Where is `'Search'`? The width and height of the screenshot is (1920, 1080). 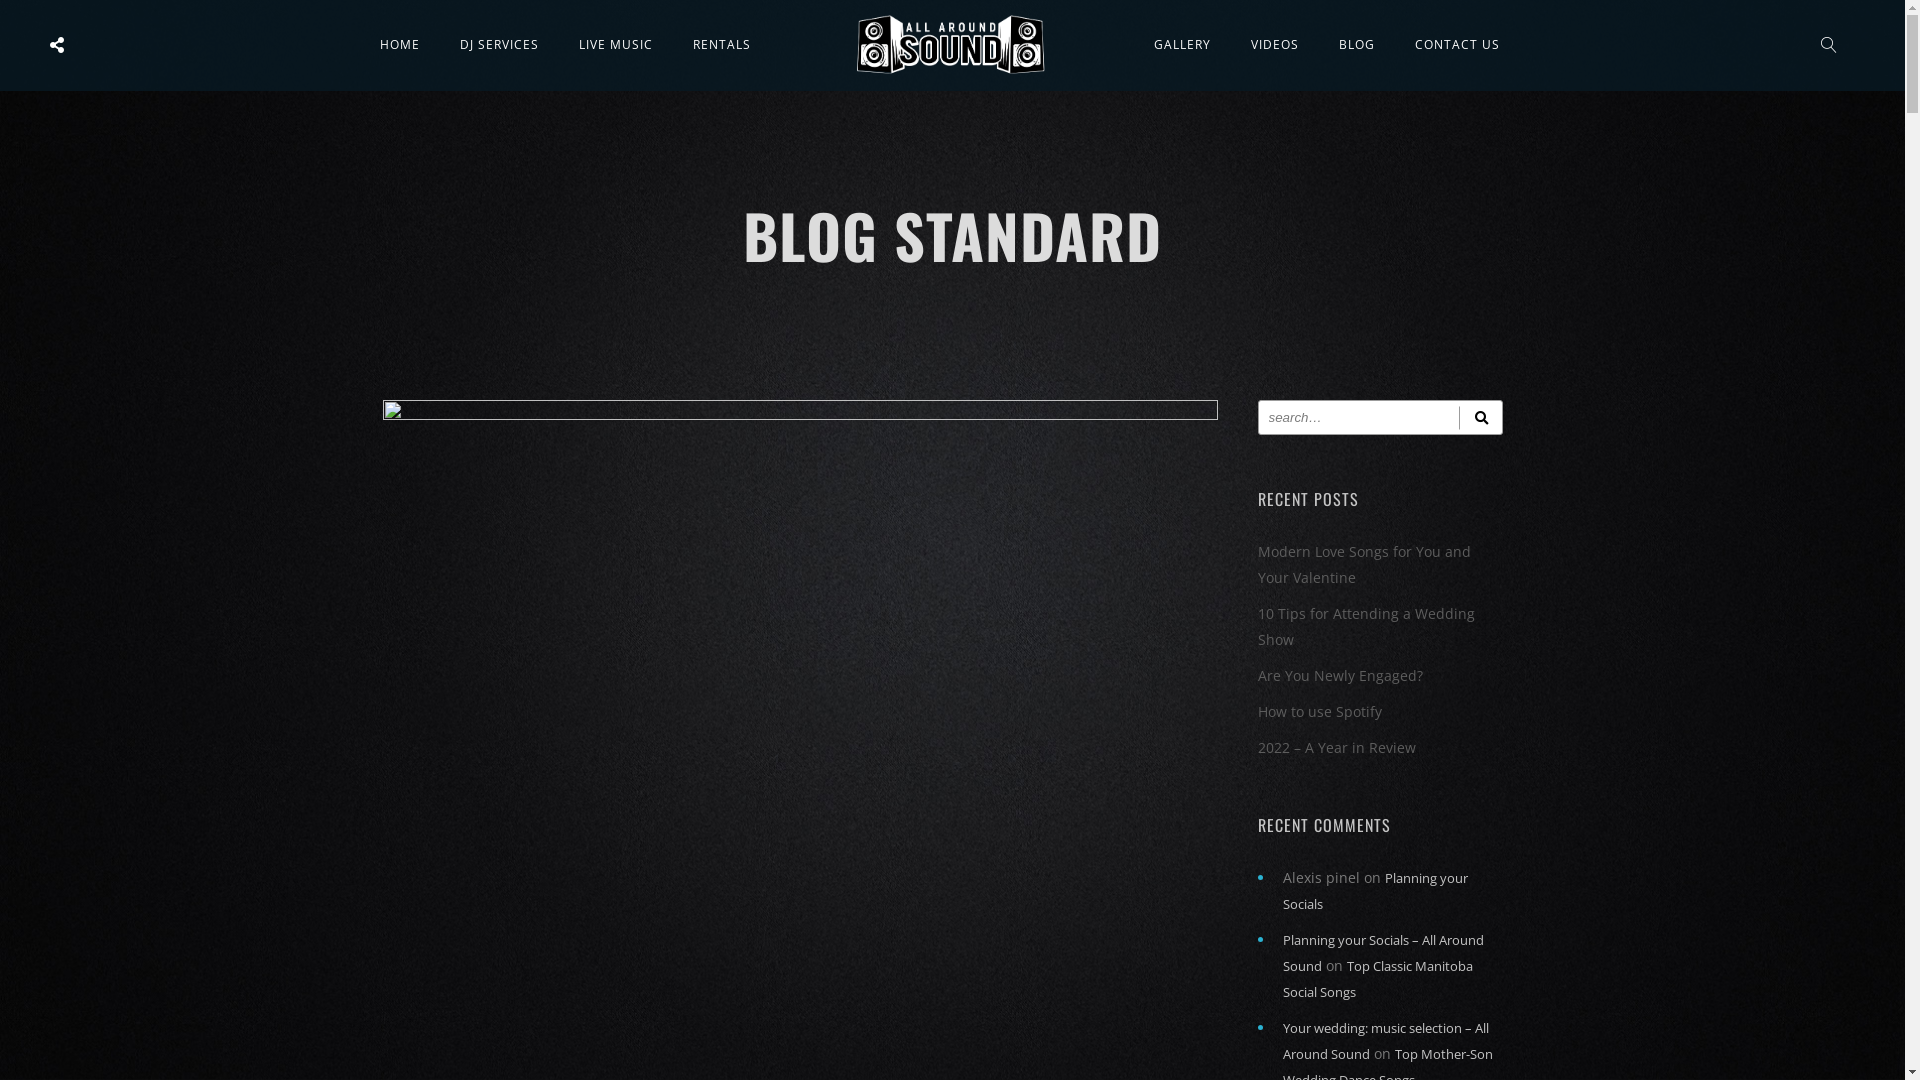 'Search' is located at coordinates (1479, 416).